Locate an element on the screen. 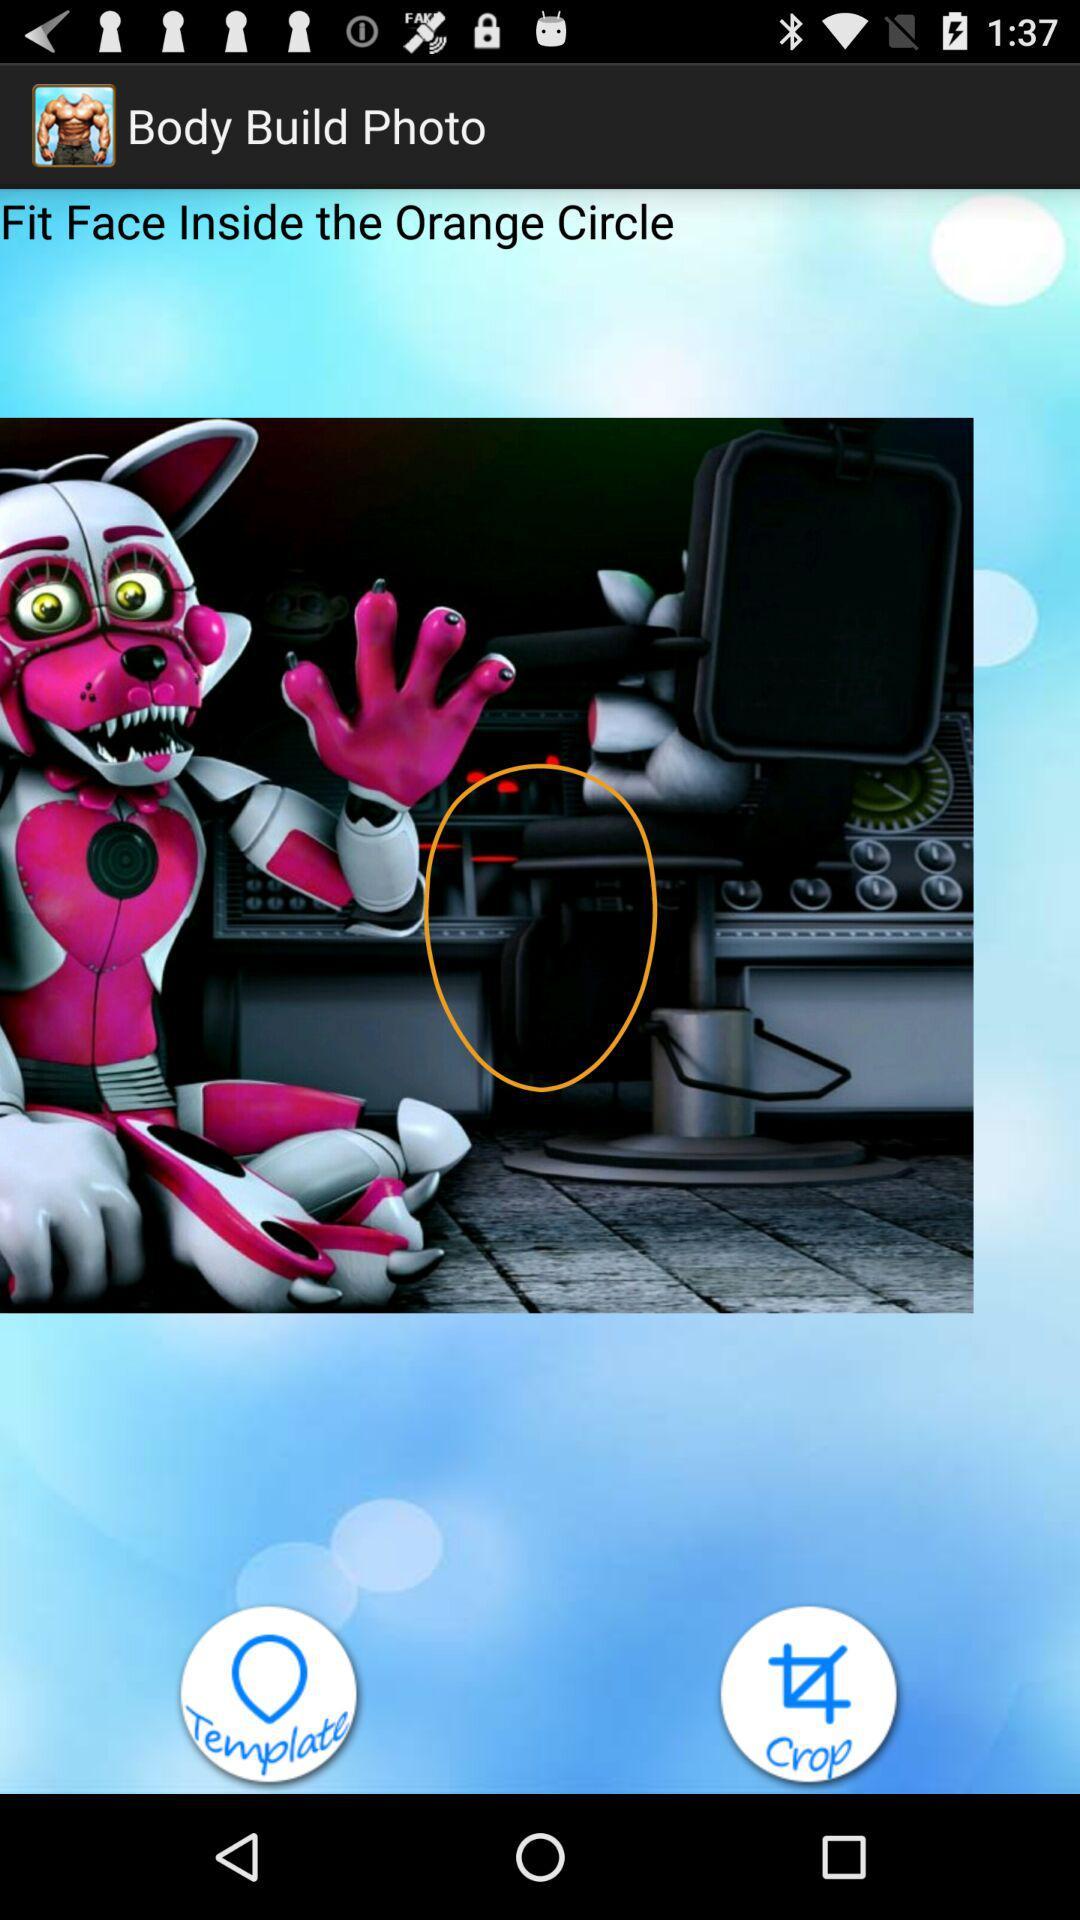 The height and width of the screenshot is (1920, 1080). crop image is located at coordinates (810, 1696).